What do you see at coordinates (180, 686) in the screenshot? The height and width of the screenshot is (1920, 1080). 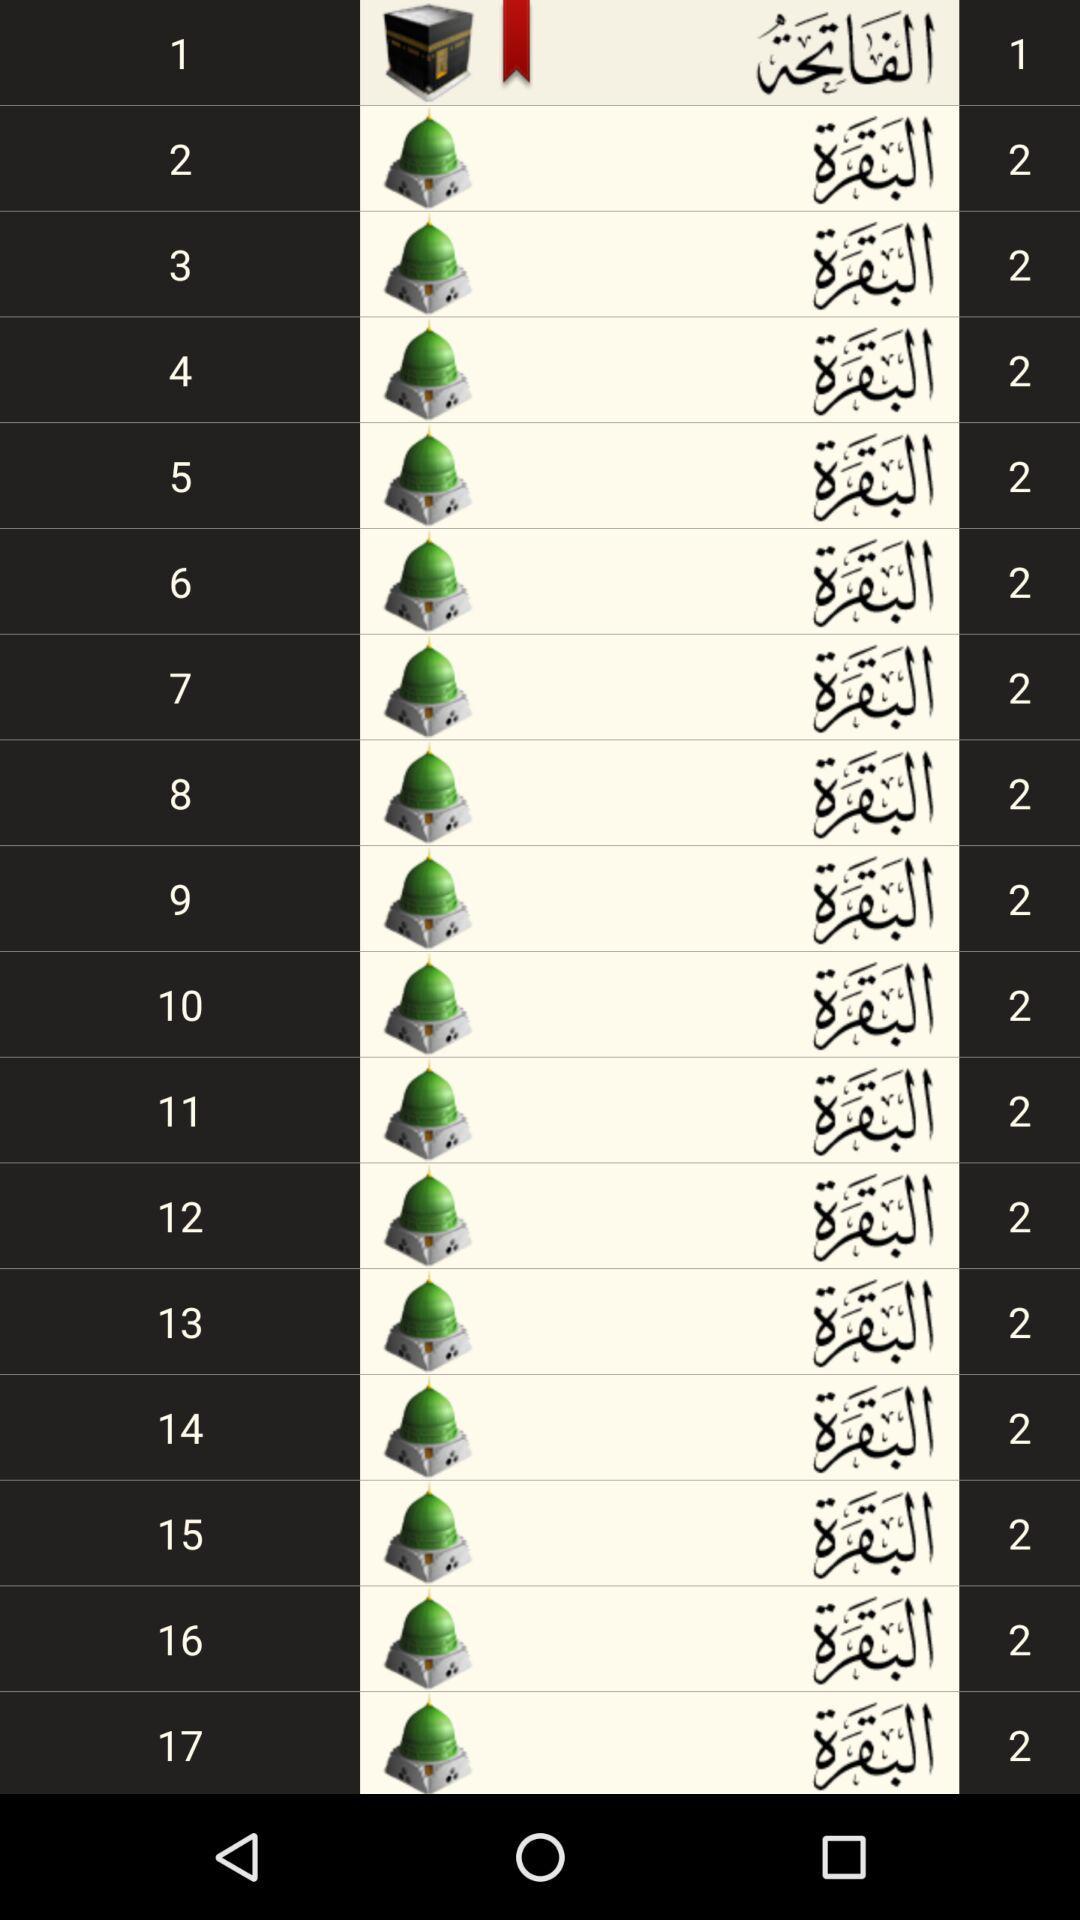 I see `icon below 6 item` at bounding box center [180, 686].